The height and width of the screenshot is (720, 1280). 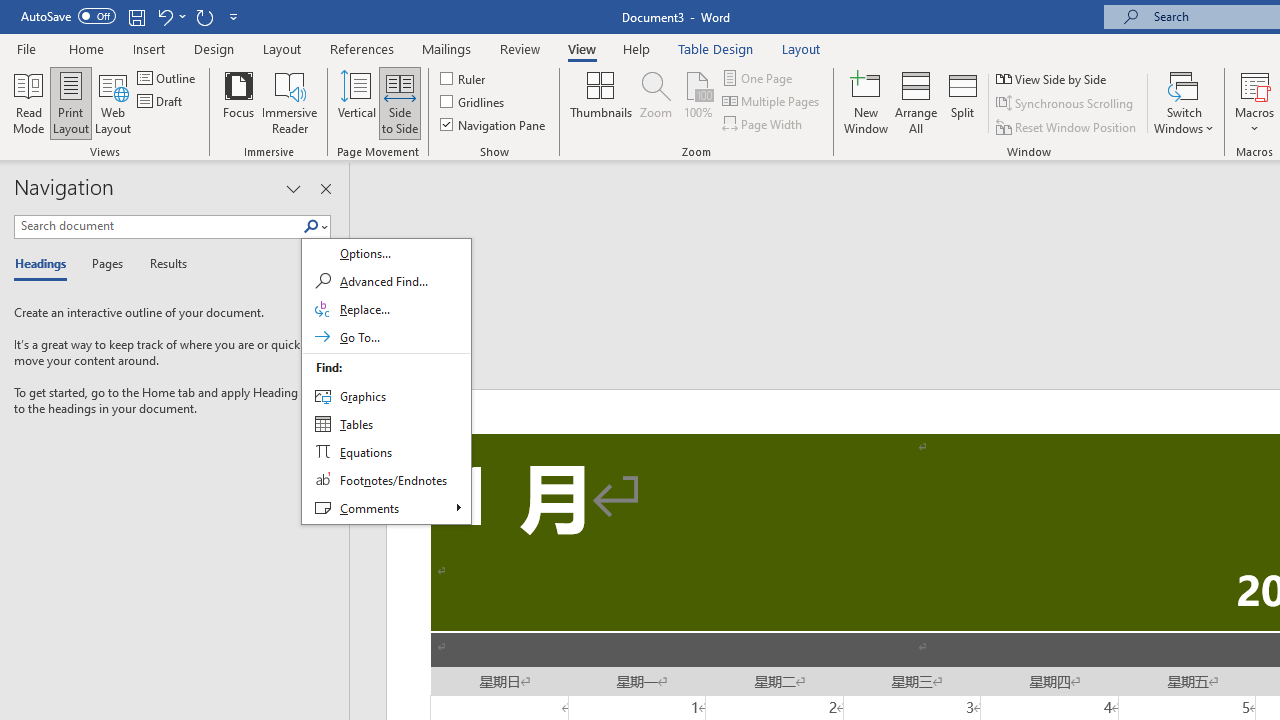 What do you see at coordinates (915, 103) in the screenshot?
I see `'Arrange All'` at bounding box center [915, 103].